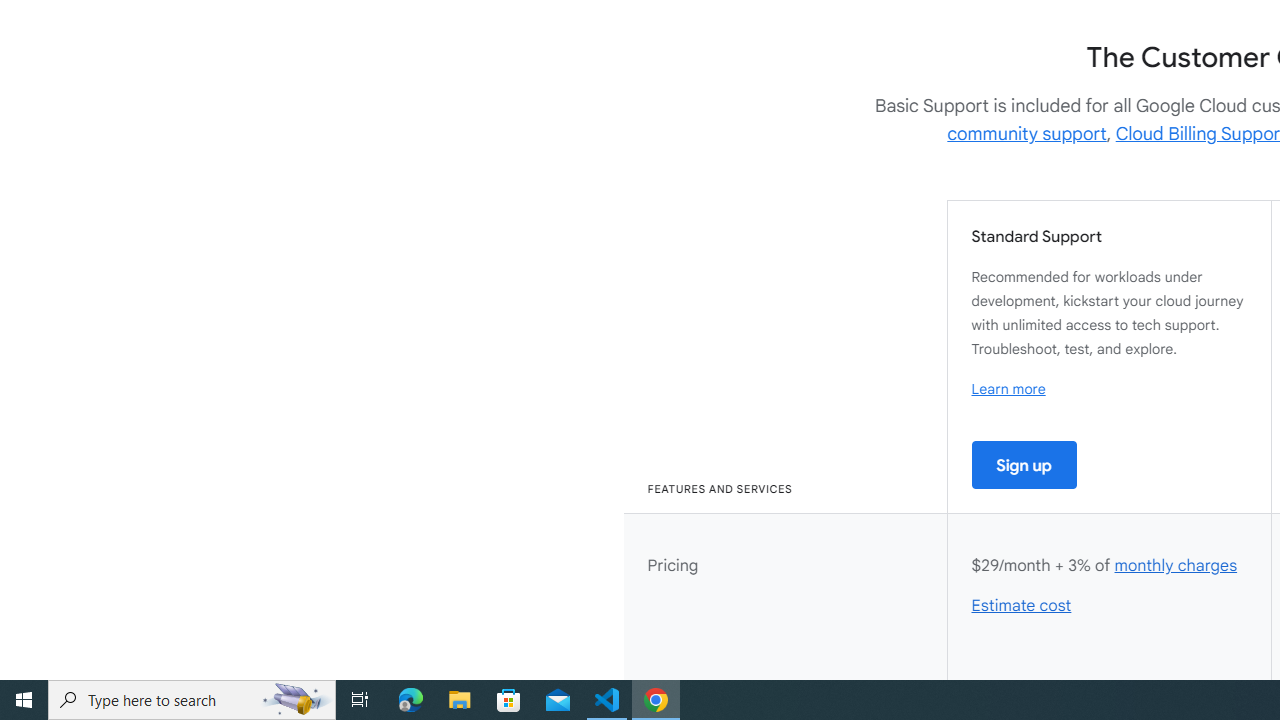 This screenshot has width=1280, height=720. I want to click on 'monthly charges', so click(1175, 565).